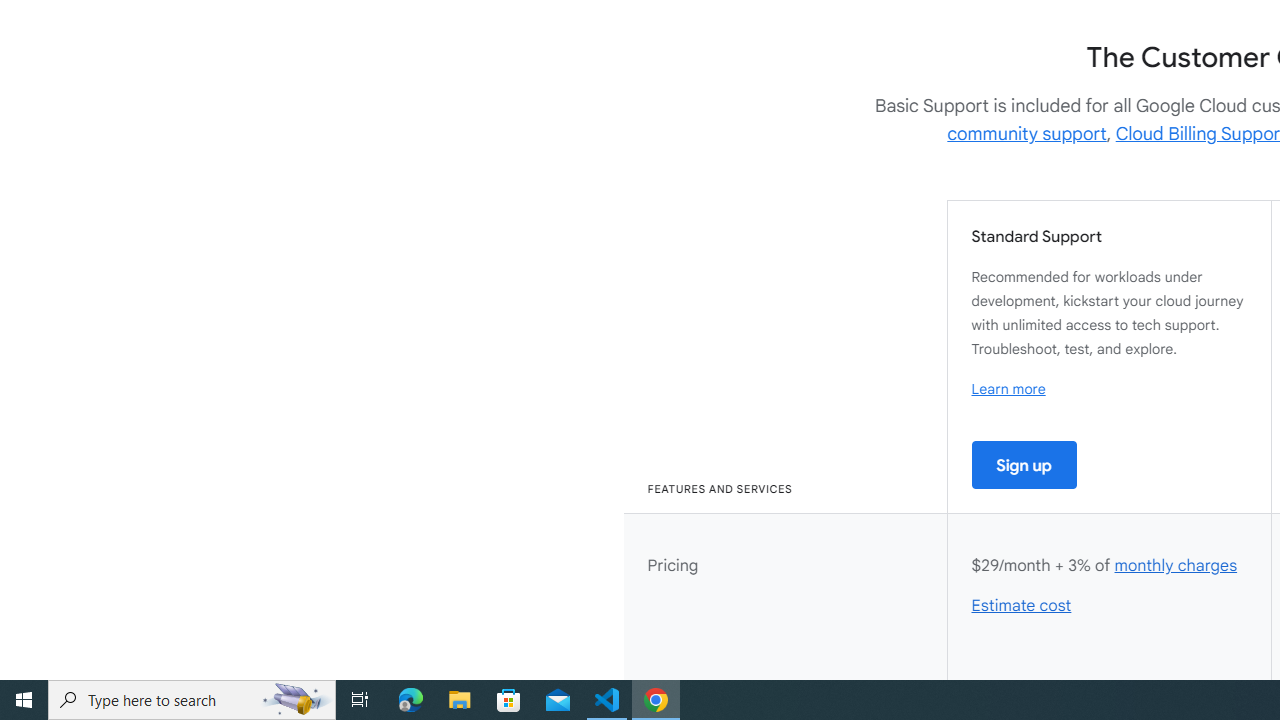 This screenshot has width=1280, height=720. I want to click on 'monthly charges', so click(1175, 565).